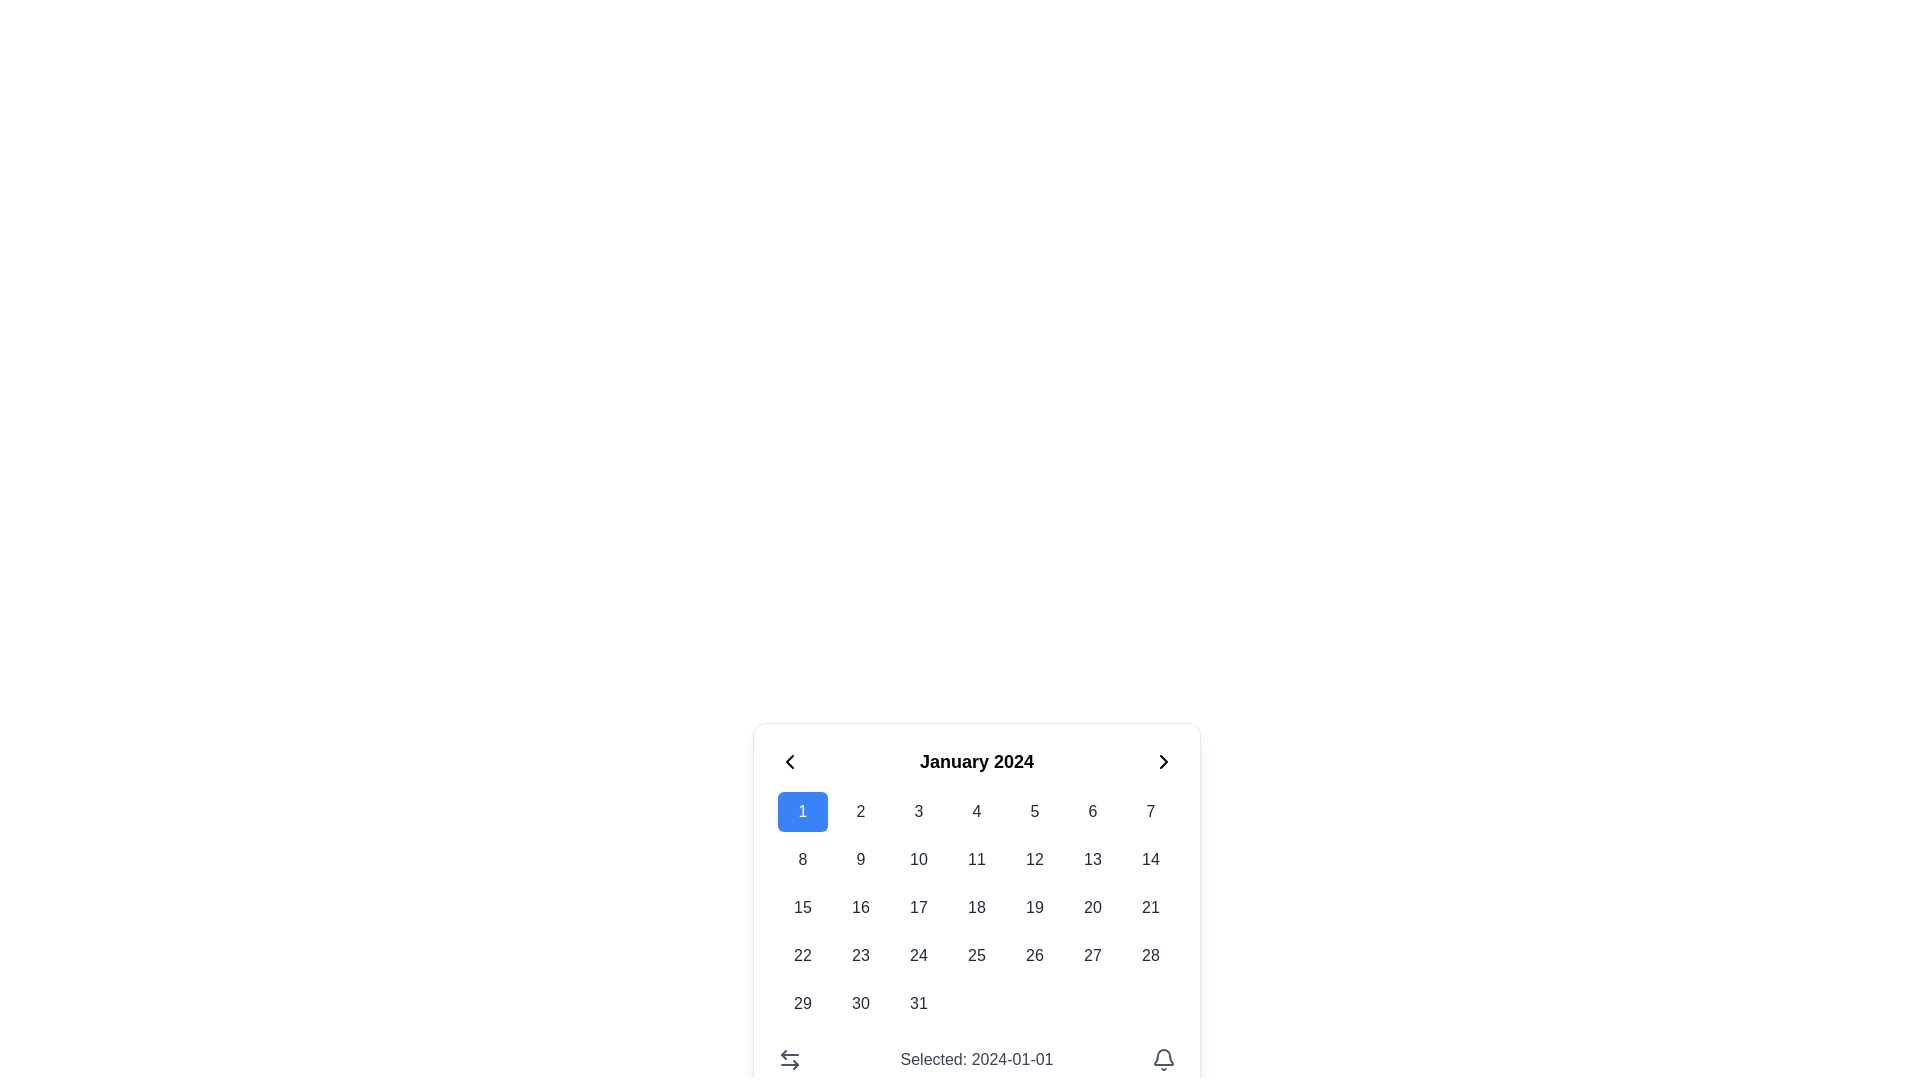 The width and height of the screenshot is (1920, 1080). Describe the element at coordinates (1151, 907) in the screenshot. I see `the clickable calendar date cell displaying the number '21'` at that location.